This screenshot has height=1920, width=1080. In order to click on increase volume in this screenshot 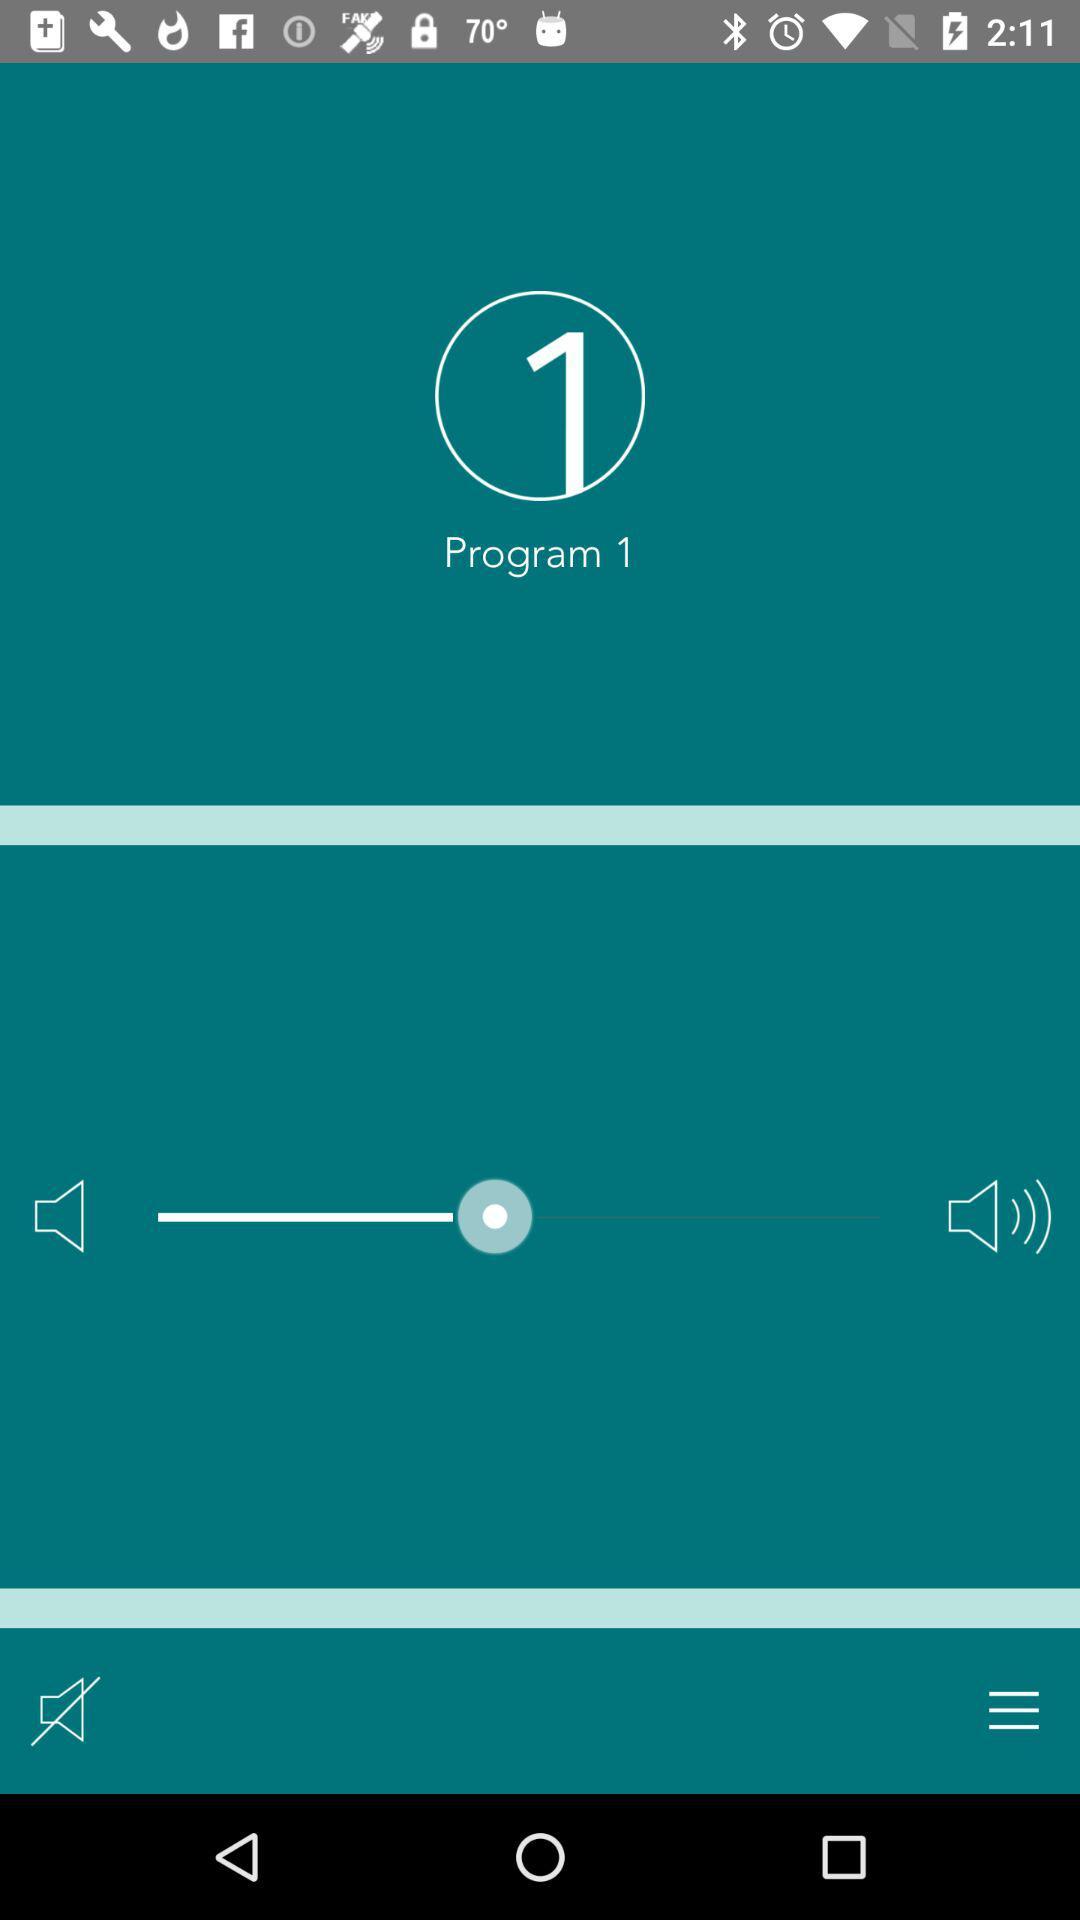, I will do `click(999, 1215)`.